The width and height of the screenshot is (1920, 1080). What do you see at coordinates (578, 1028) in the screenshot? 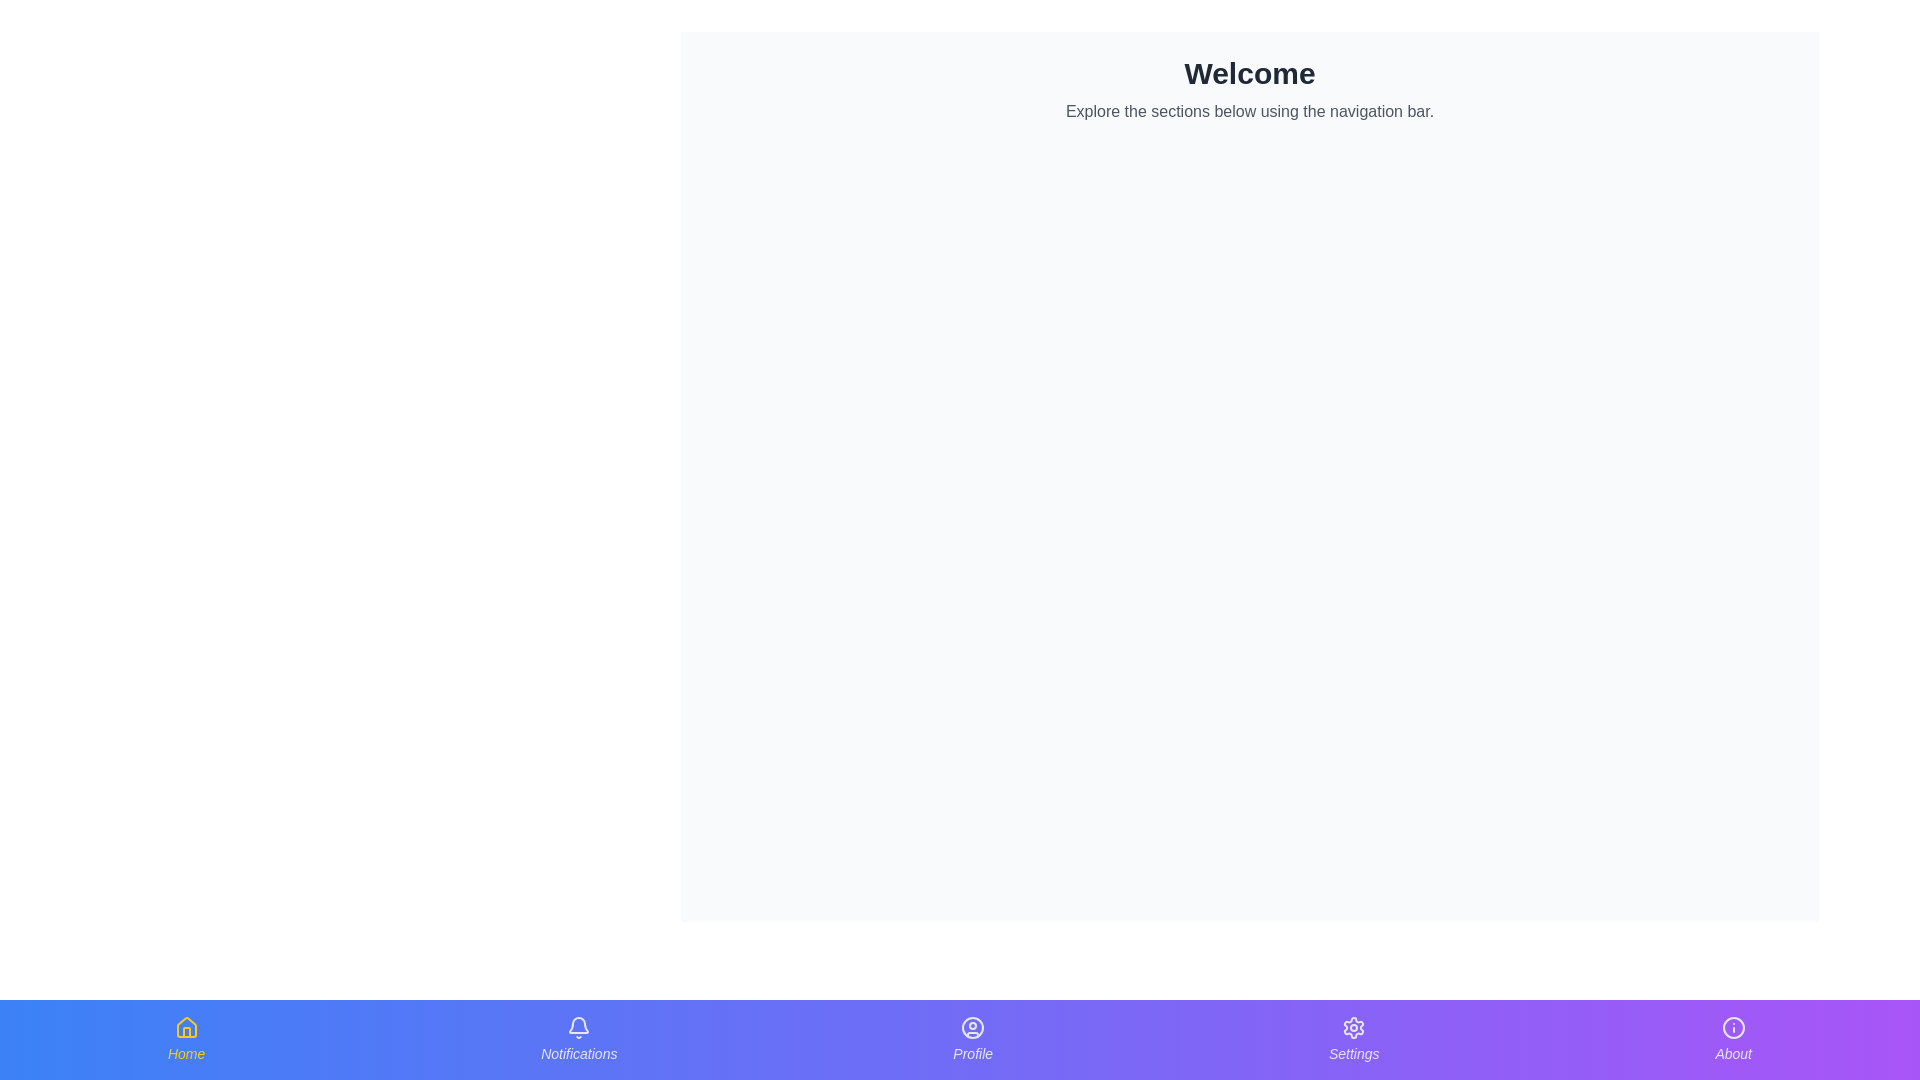
I see `the bell icon in the Notifications section of the bottom navigation bar, which symbolizes notifications and is positioned above the label 'Notifications'` at bounding box center [578, 1028].